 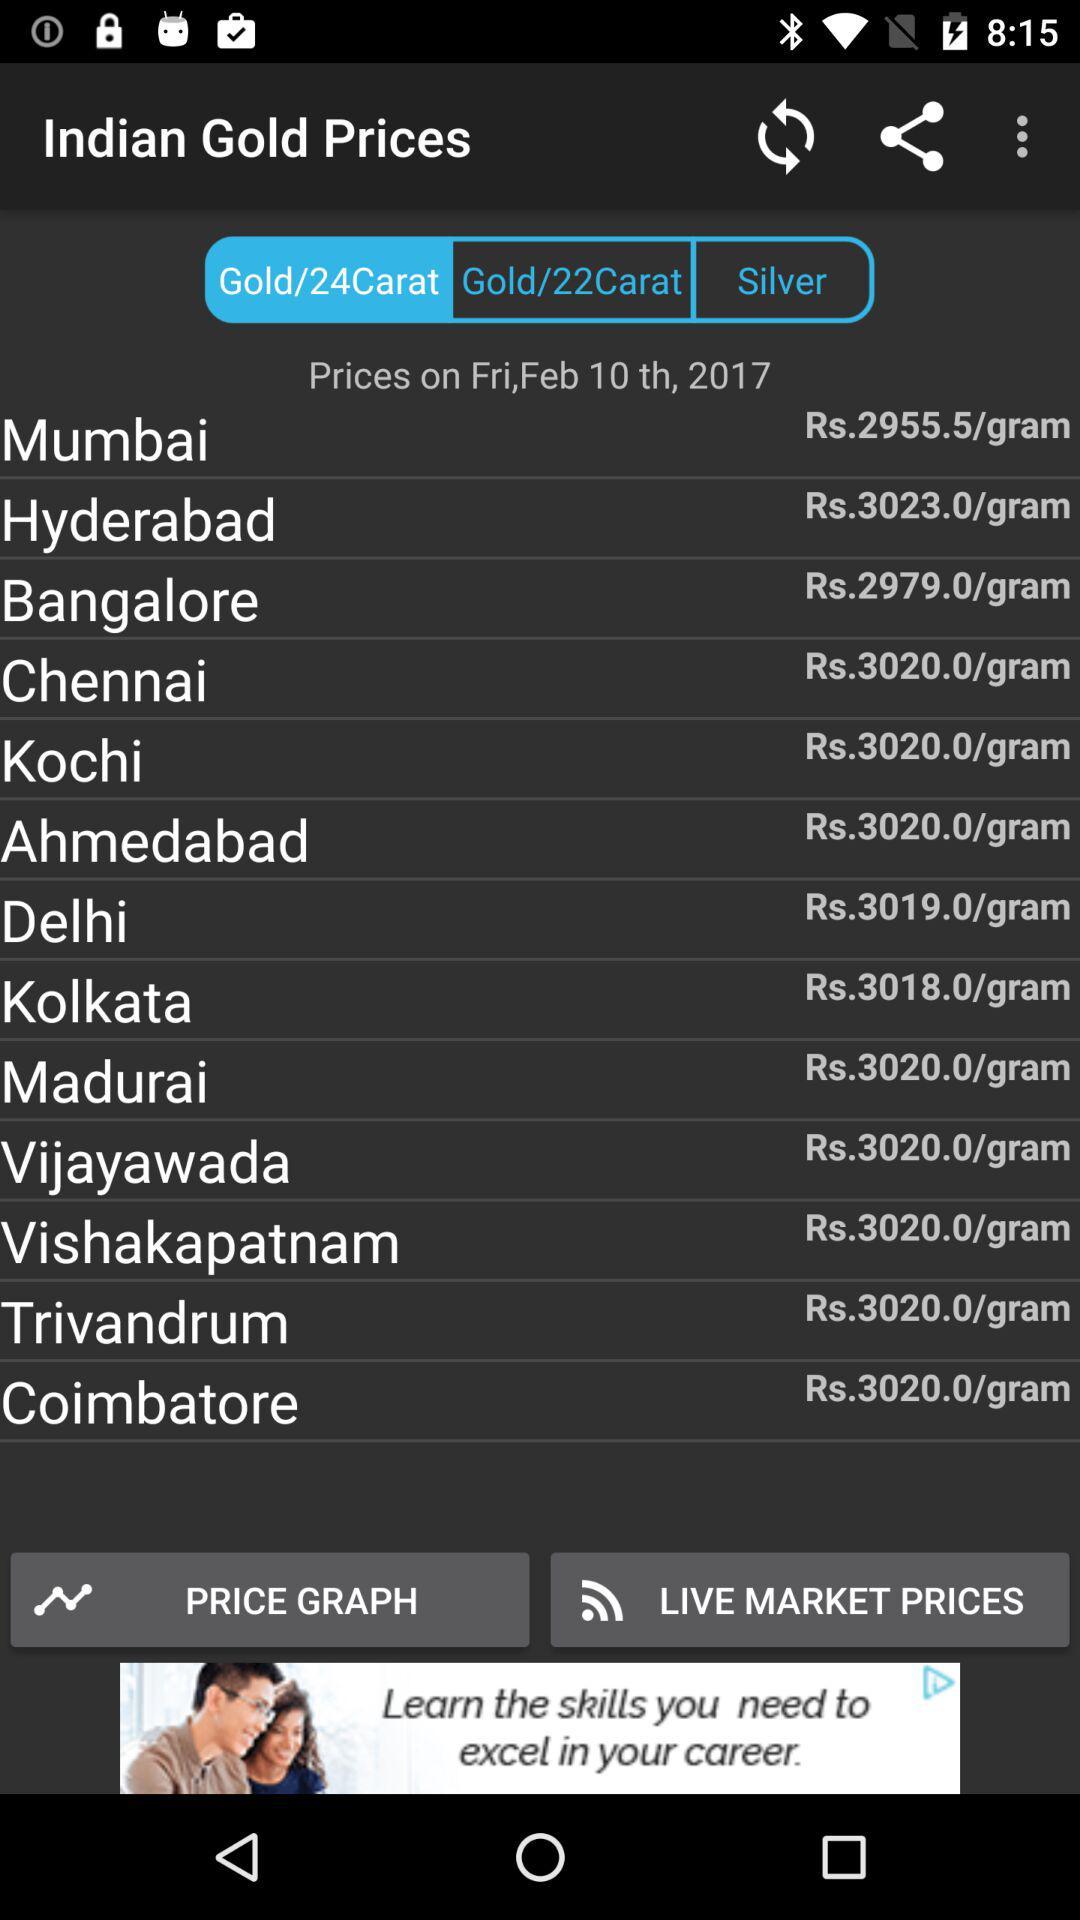 What do you see at coordinates (540, 1727) in the screenshot?
I see `the option` at bounding box center [540, 1727].